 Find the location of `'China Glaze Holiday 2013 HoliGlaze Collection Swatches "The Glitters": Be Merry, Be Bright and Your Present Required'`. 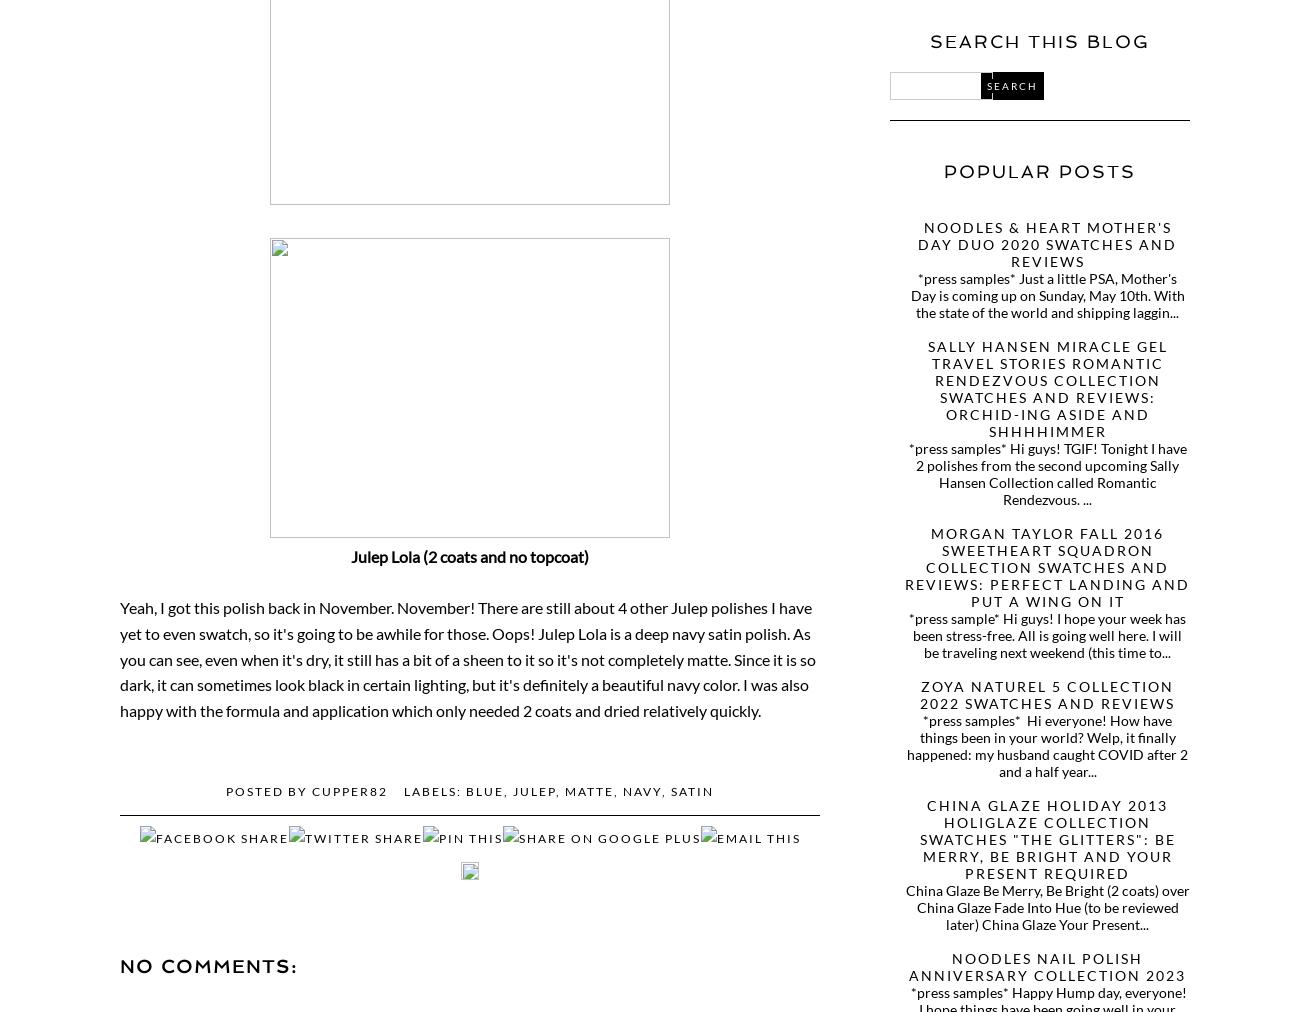

'China Glaze Holiday 2013 HoliGlaze Collection Swatches "The Glitters": Be Merry, Be Bright and Your Present Required' is located at coordinates (1047, 838).